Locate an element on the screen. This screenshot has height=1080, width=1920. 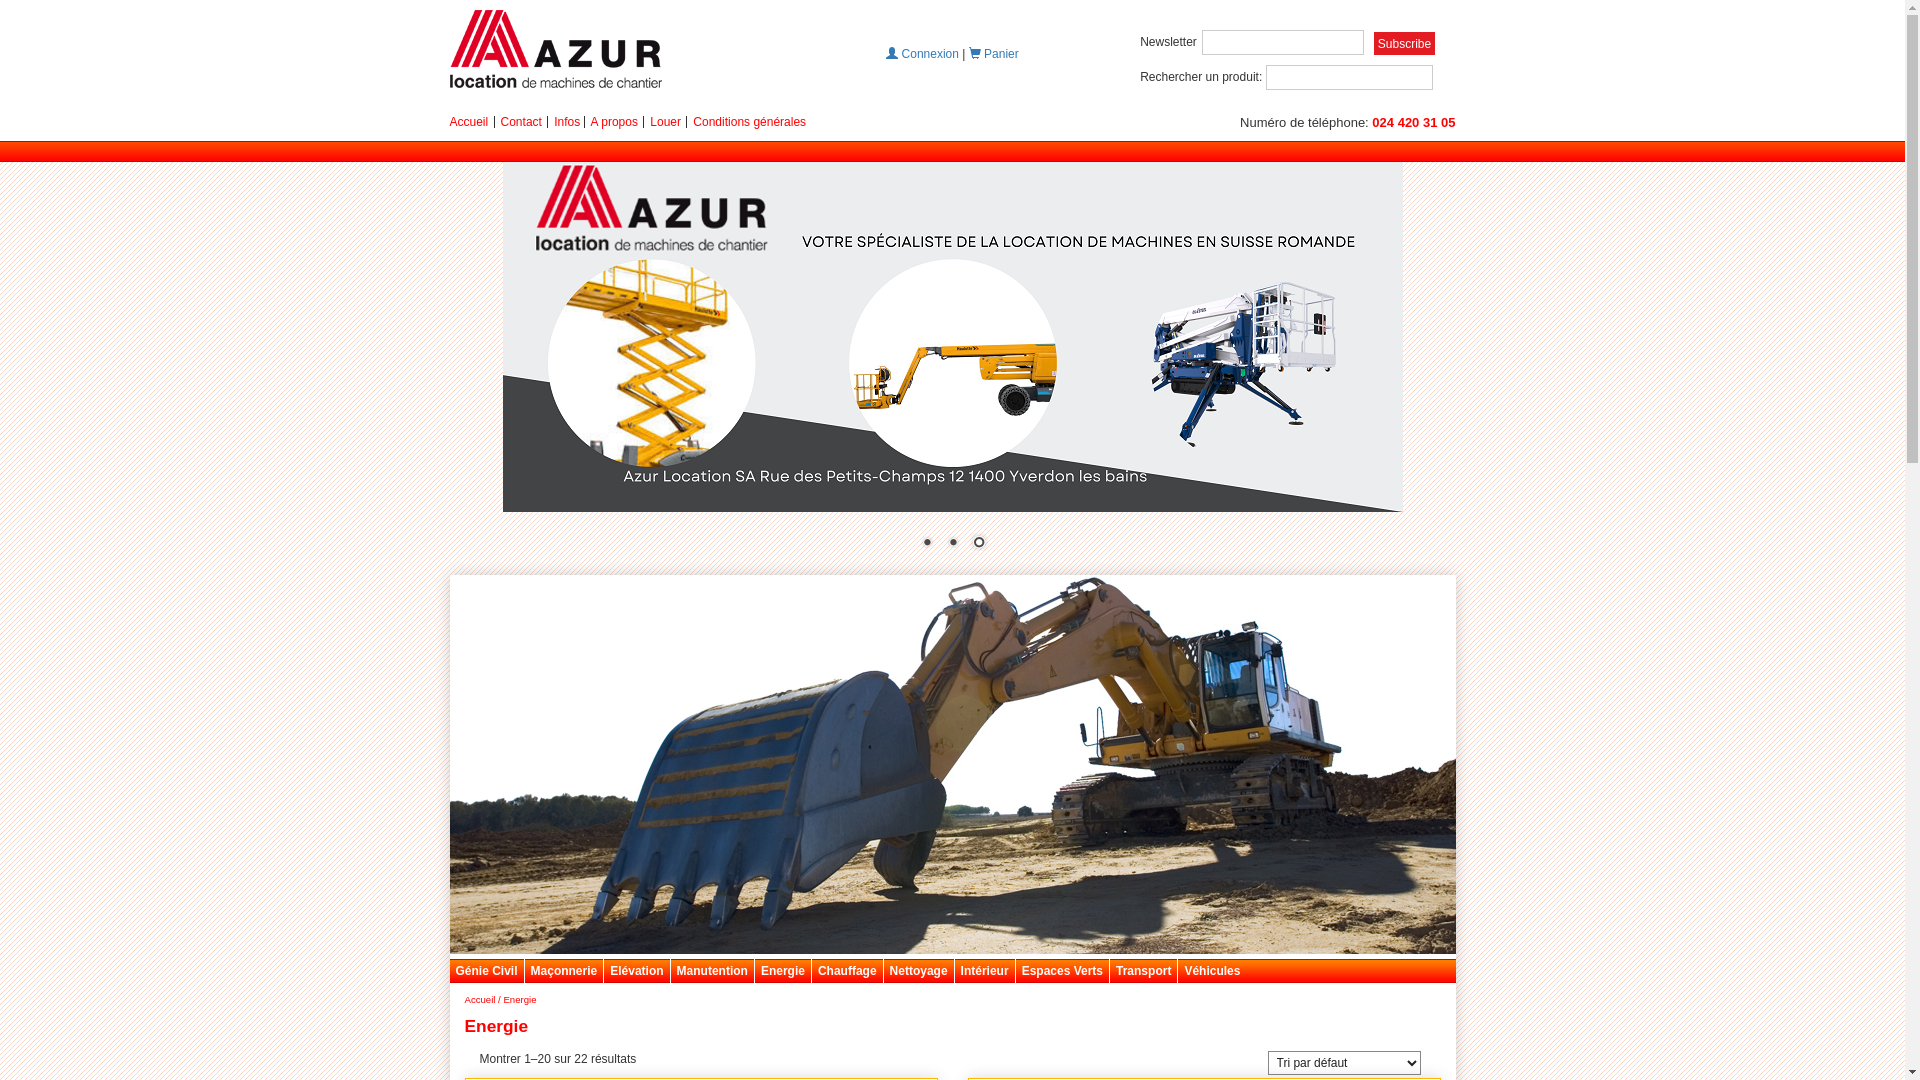
'2' is located at coordinates (952, 544).